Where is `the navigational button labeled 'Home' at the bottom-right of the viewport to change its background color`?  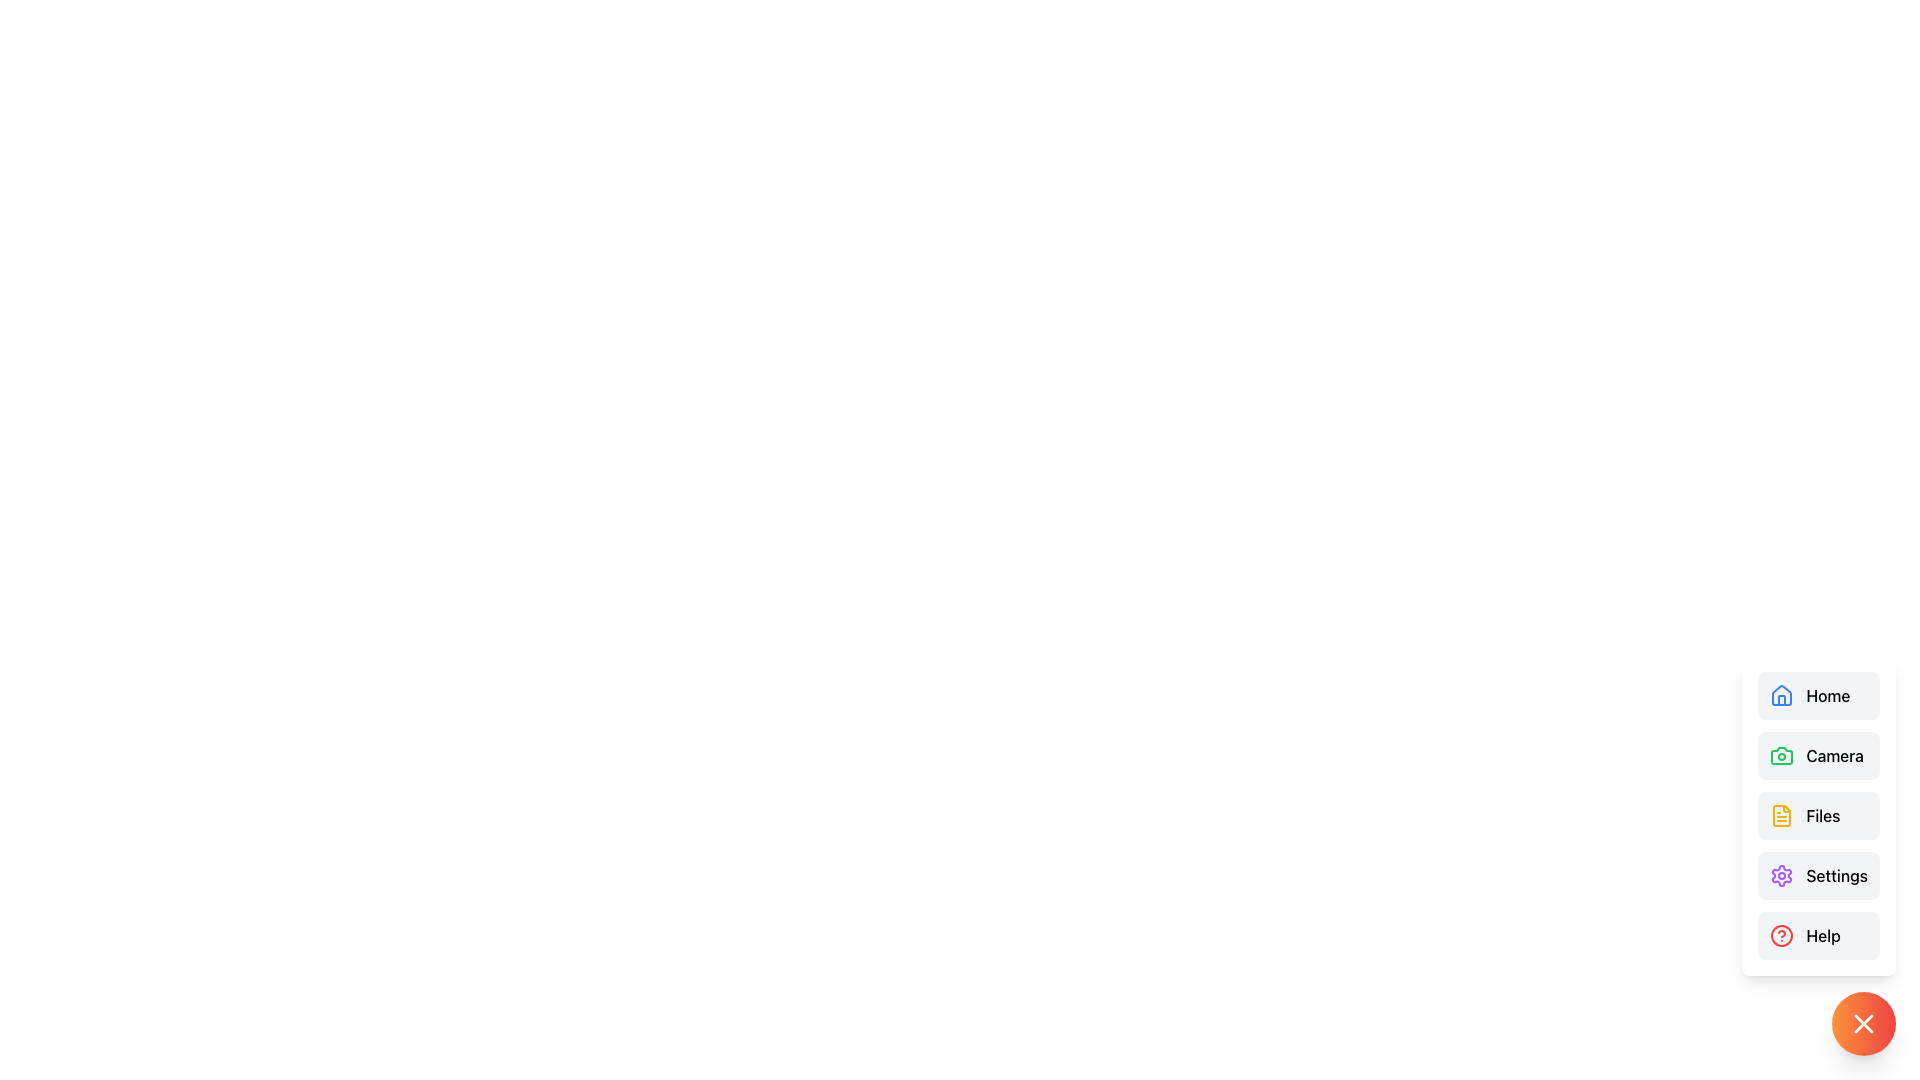
the navigational button labeled 'Home' at the bottom-right of the viewport to change its background color is located at coordinates (1819, 694).